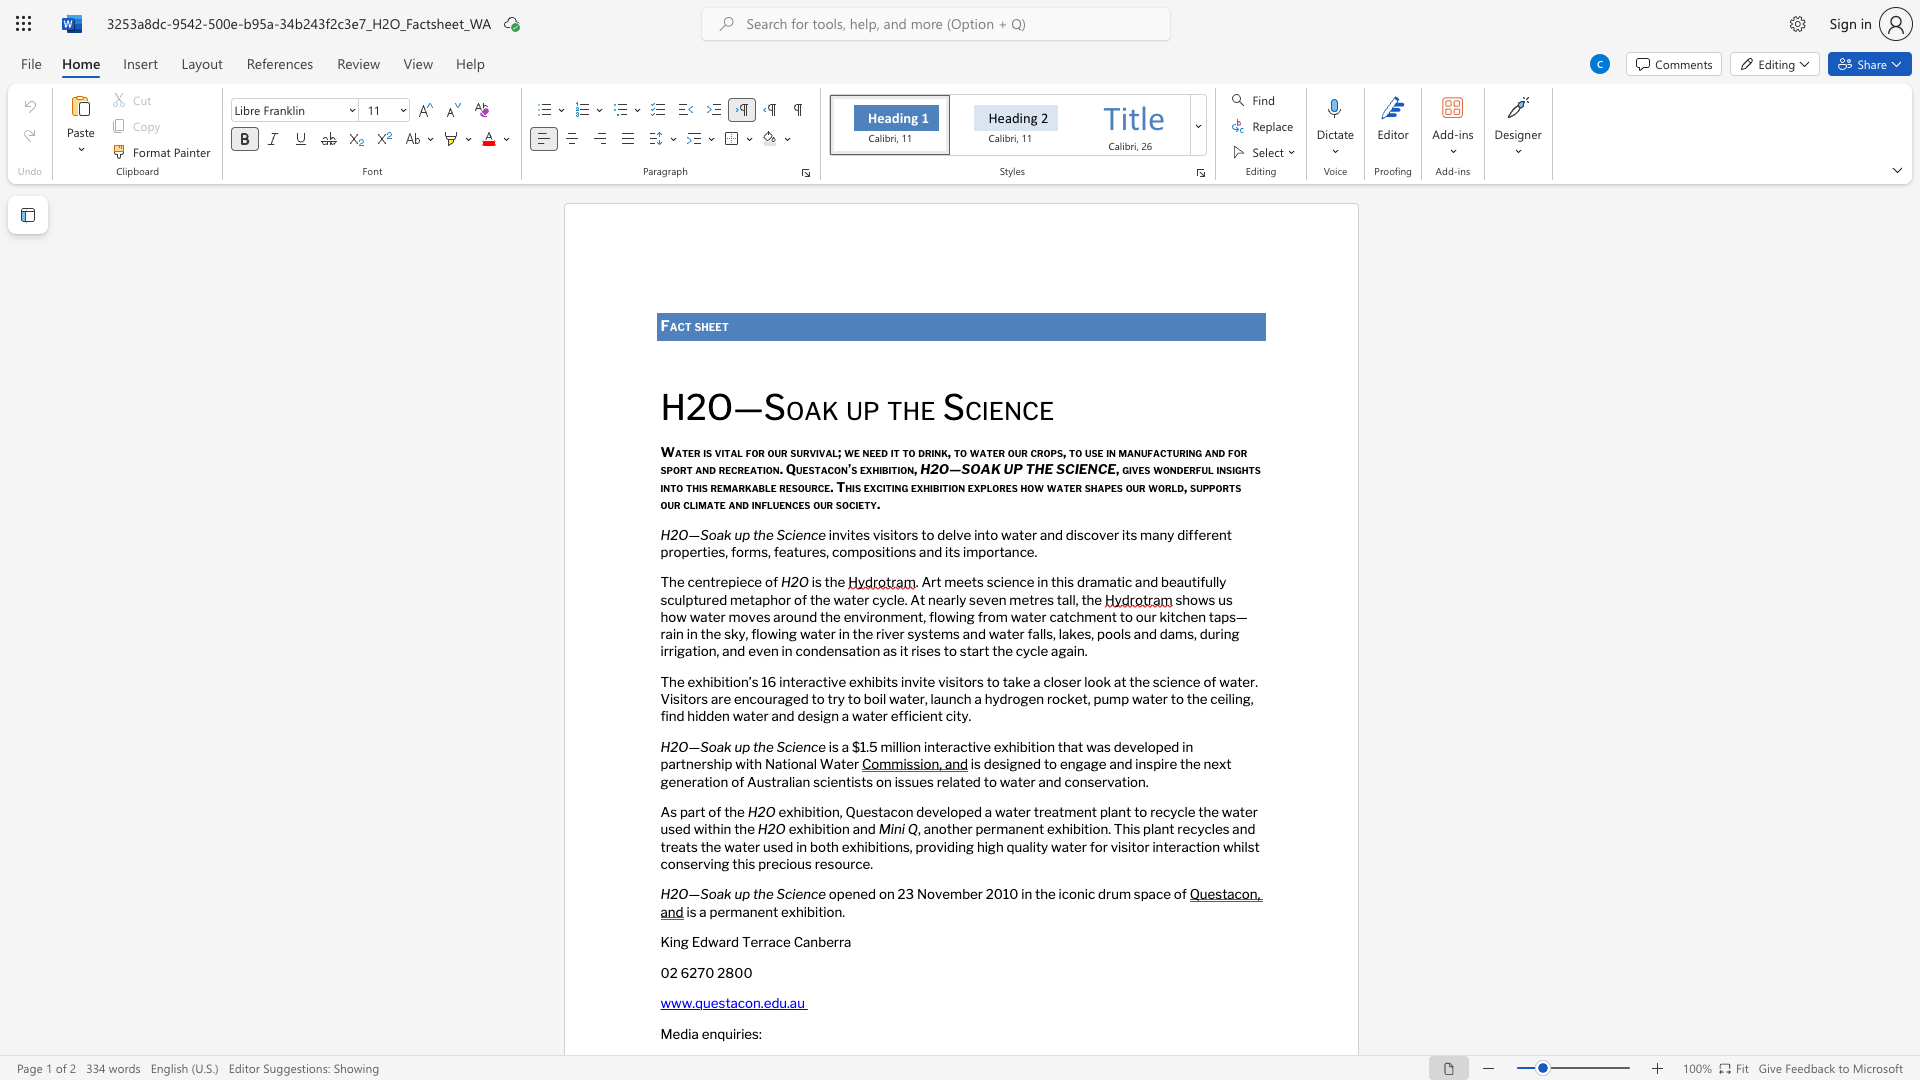 This screenshot has height=1080, width=1920. I want to click on the subset text "erma" within the text "is a permanent exhibition.", so click(717, 911).